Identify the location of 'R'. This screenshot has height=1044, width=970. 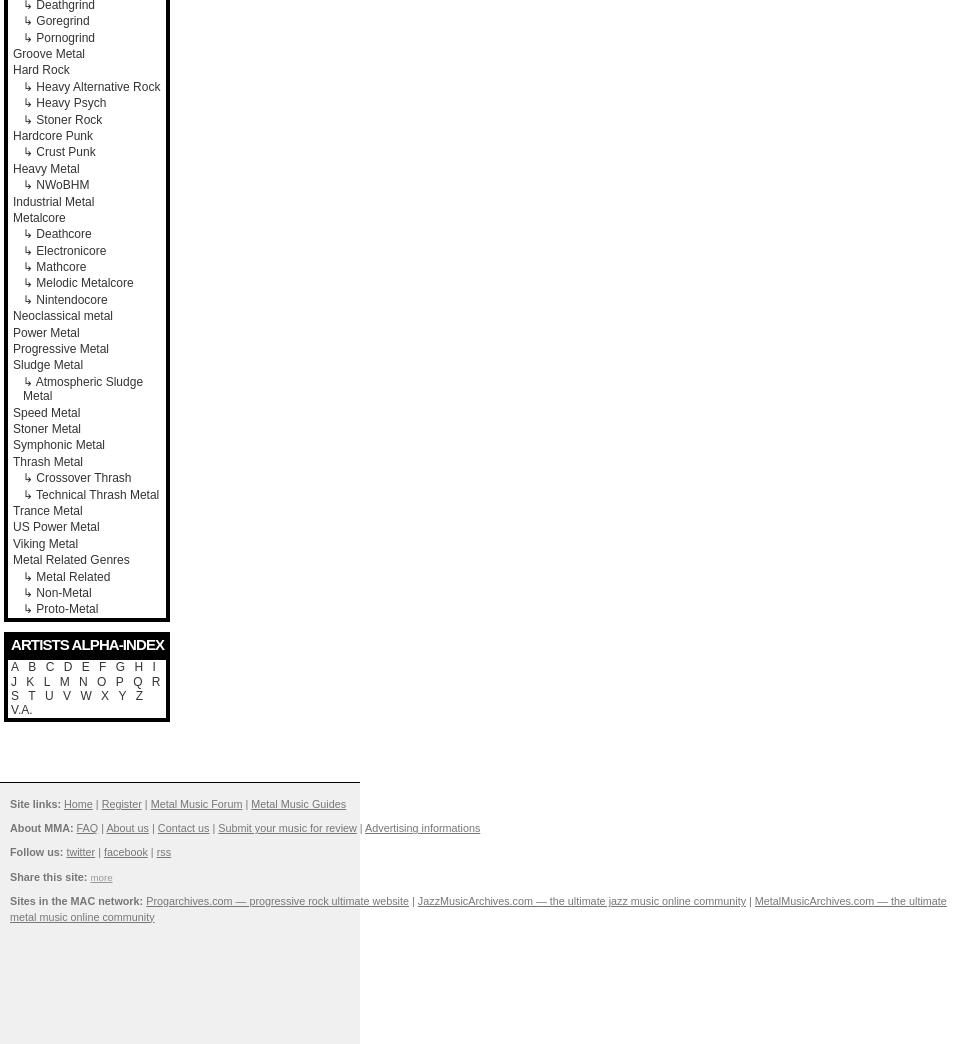
(154, 680).